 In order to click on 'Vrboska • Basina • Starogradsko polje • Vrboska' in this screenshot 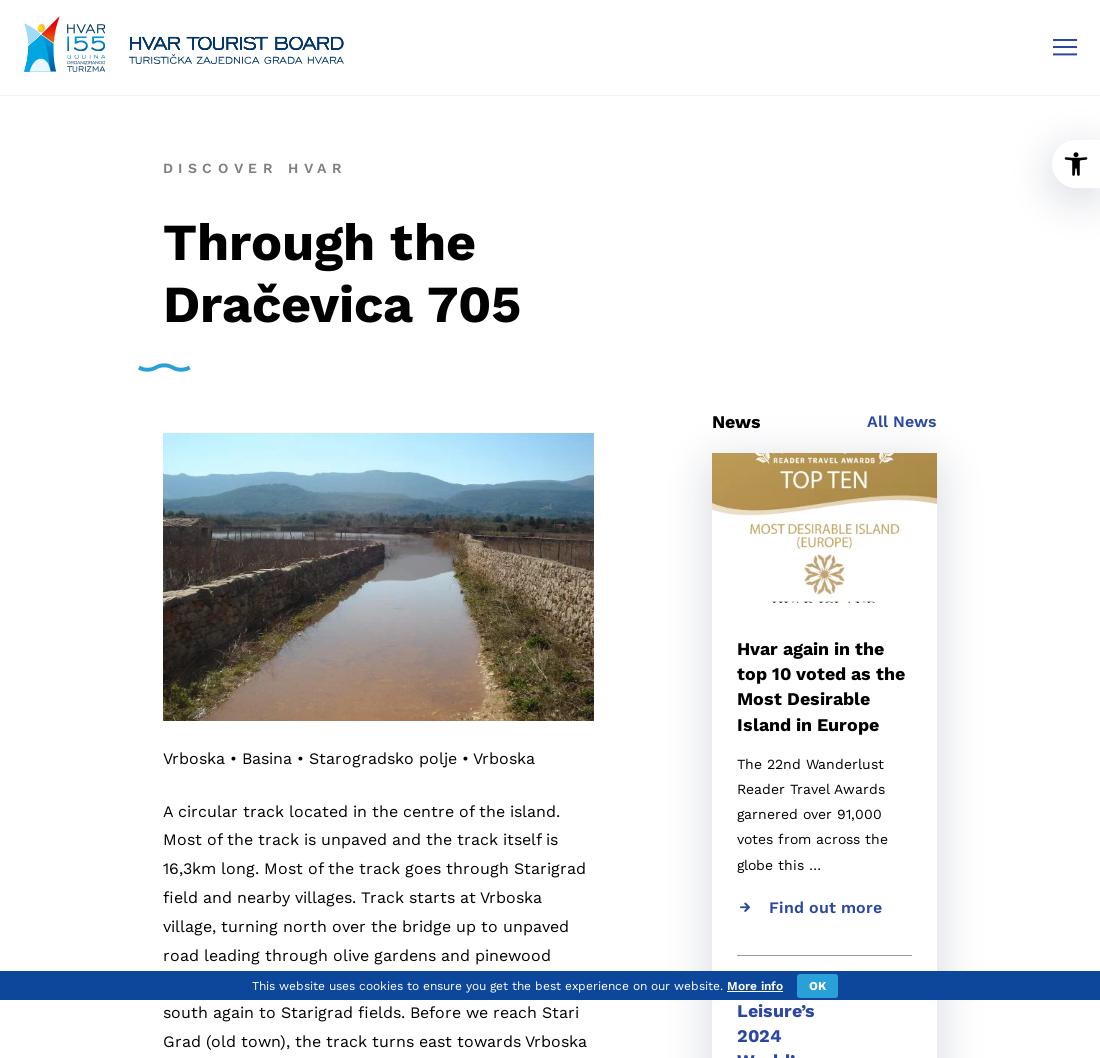, I will do `click(161, 757)`.